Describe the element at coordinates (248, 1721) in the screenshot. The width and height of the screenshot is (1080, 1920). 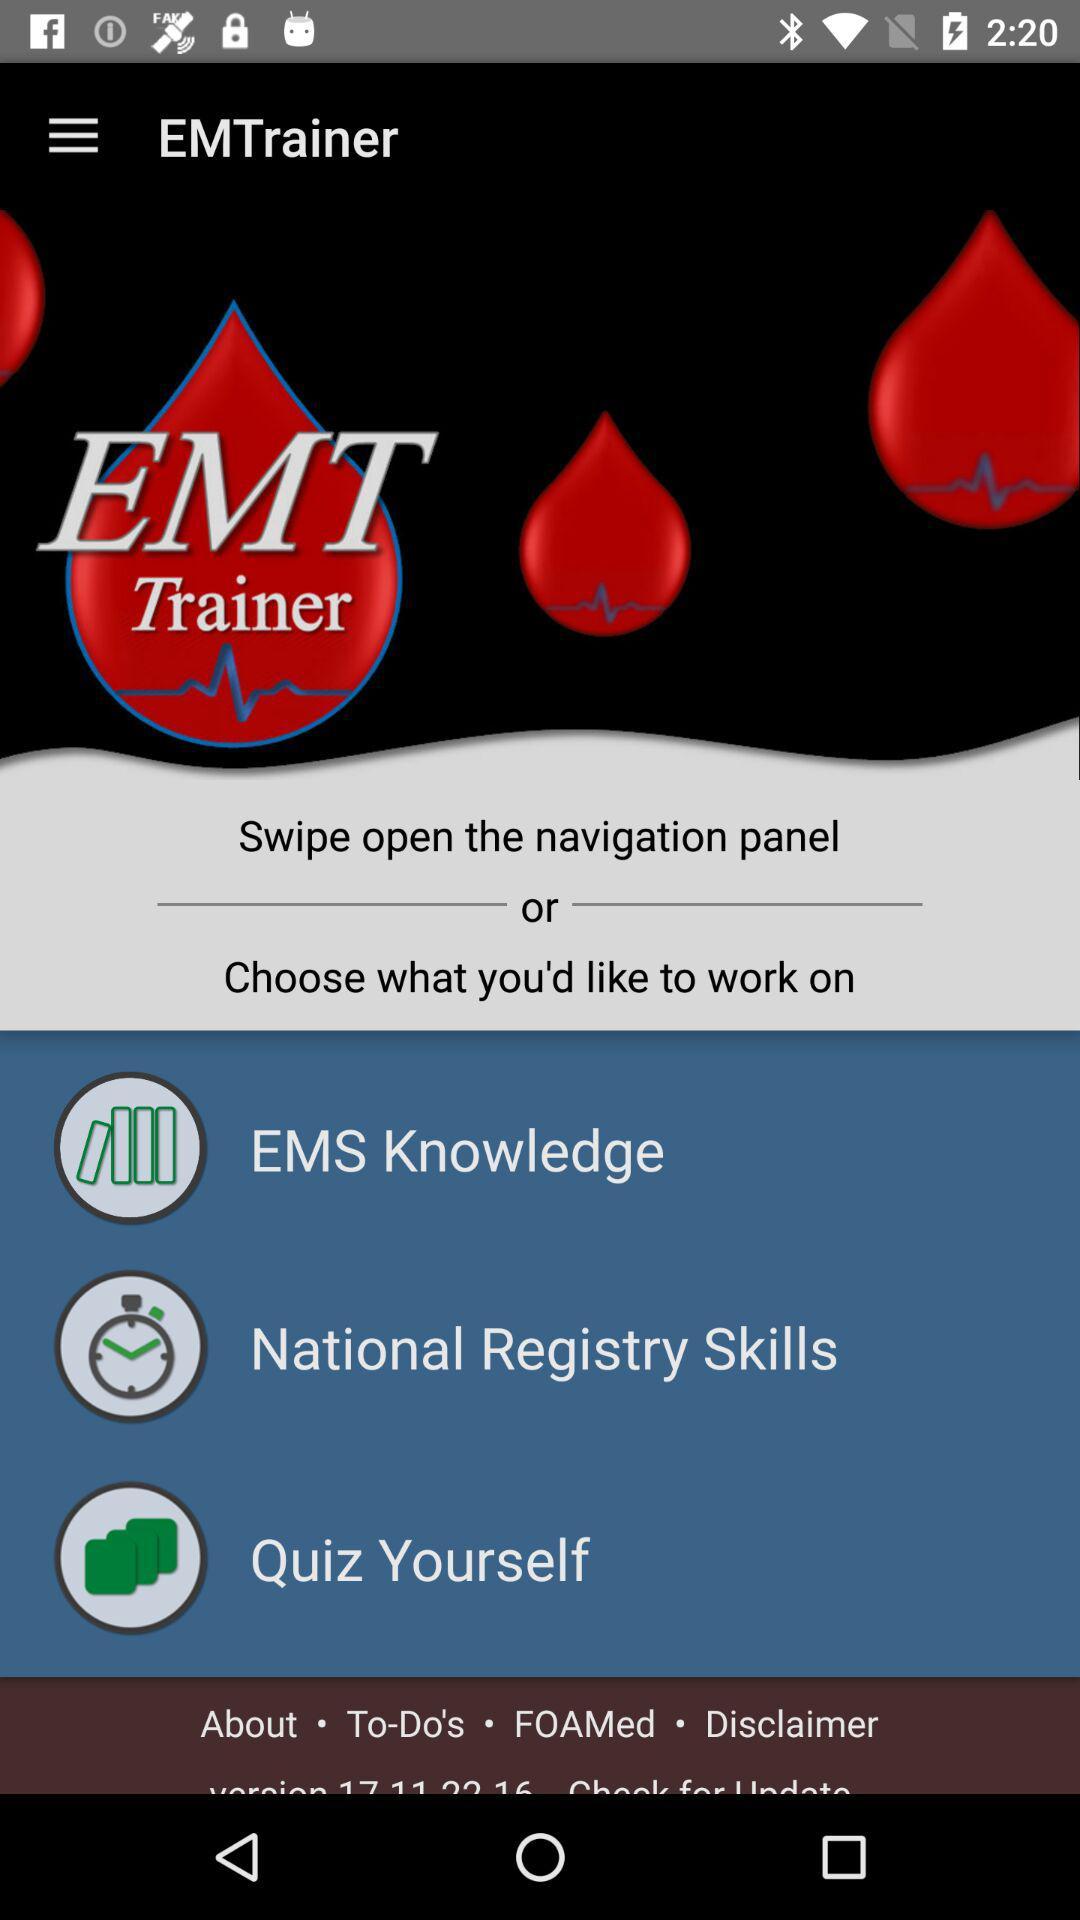
I see `about item` at that location.